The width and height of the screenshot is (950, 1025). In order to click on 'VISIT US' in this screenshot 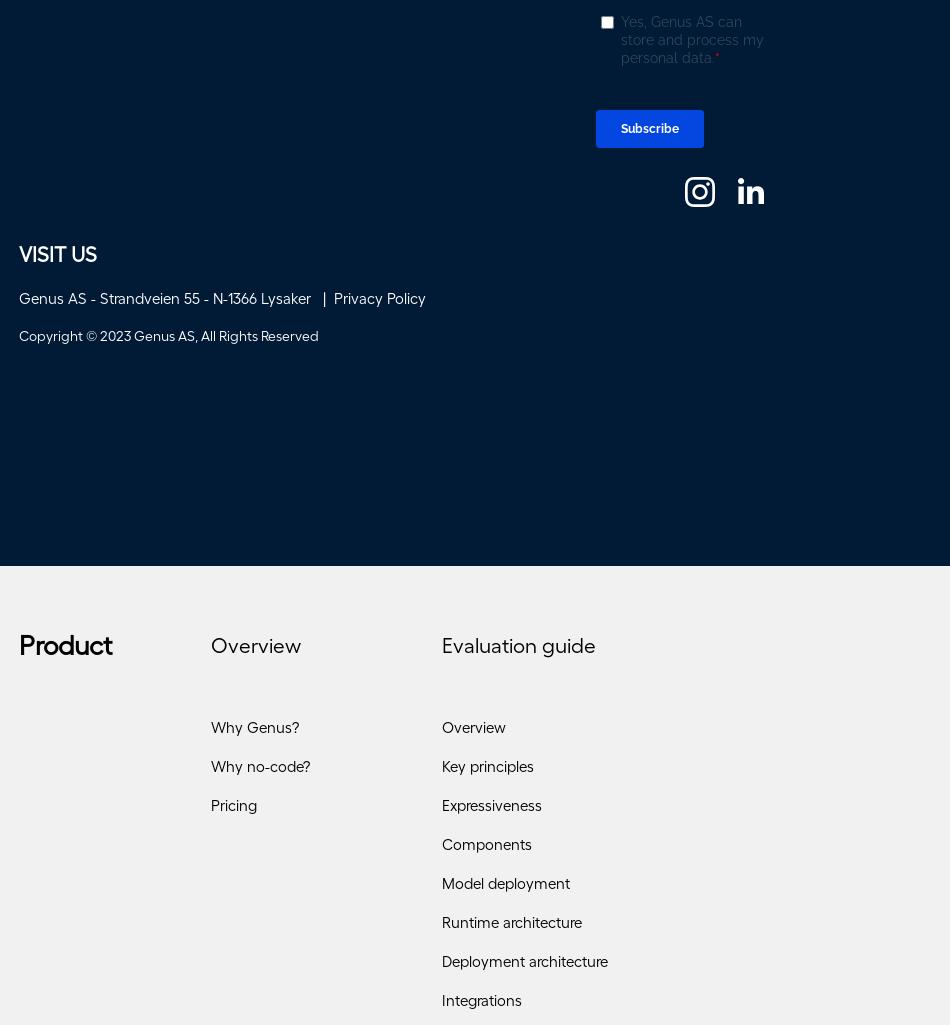, I will do `click(58, 260)`.